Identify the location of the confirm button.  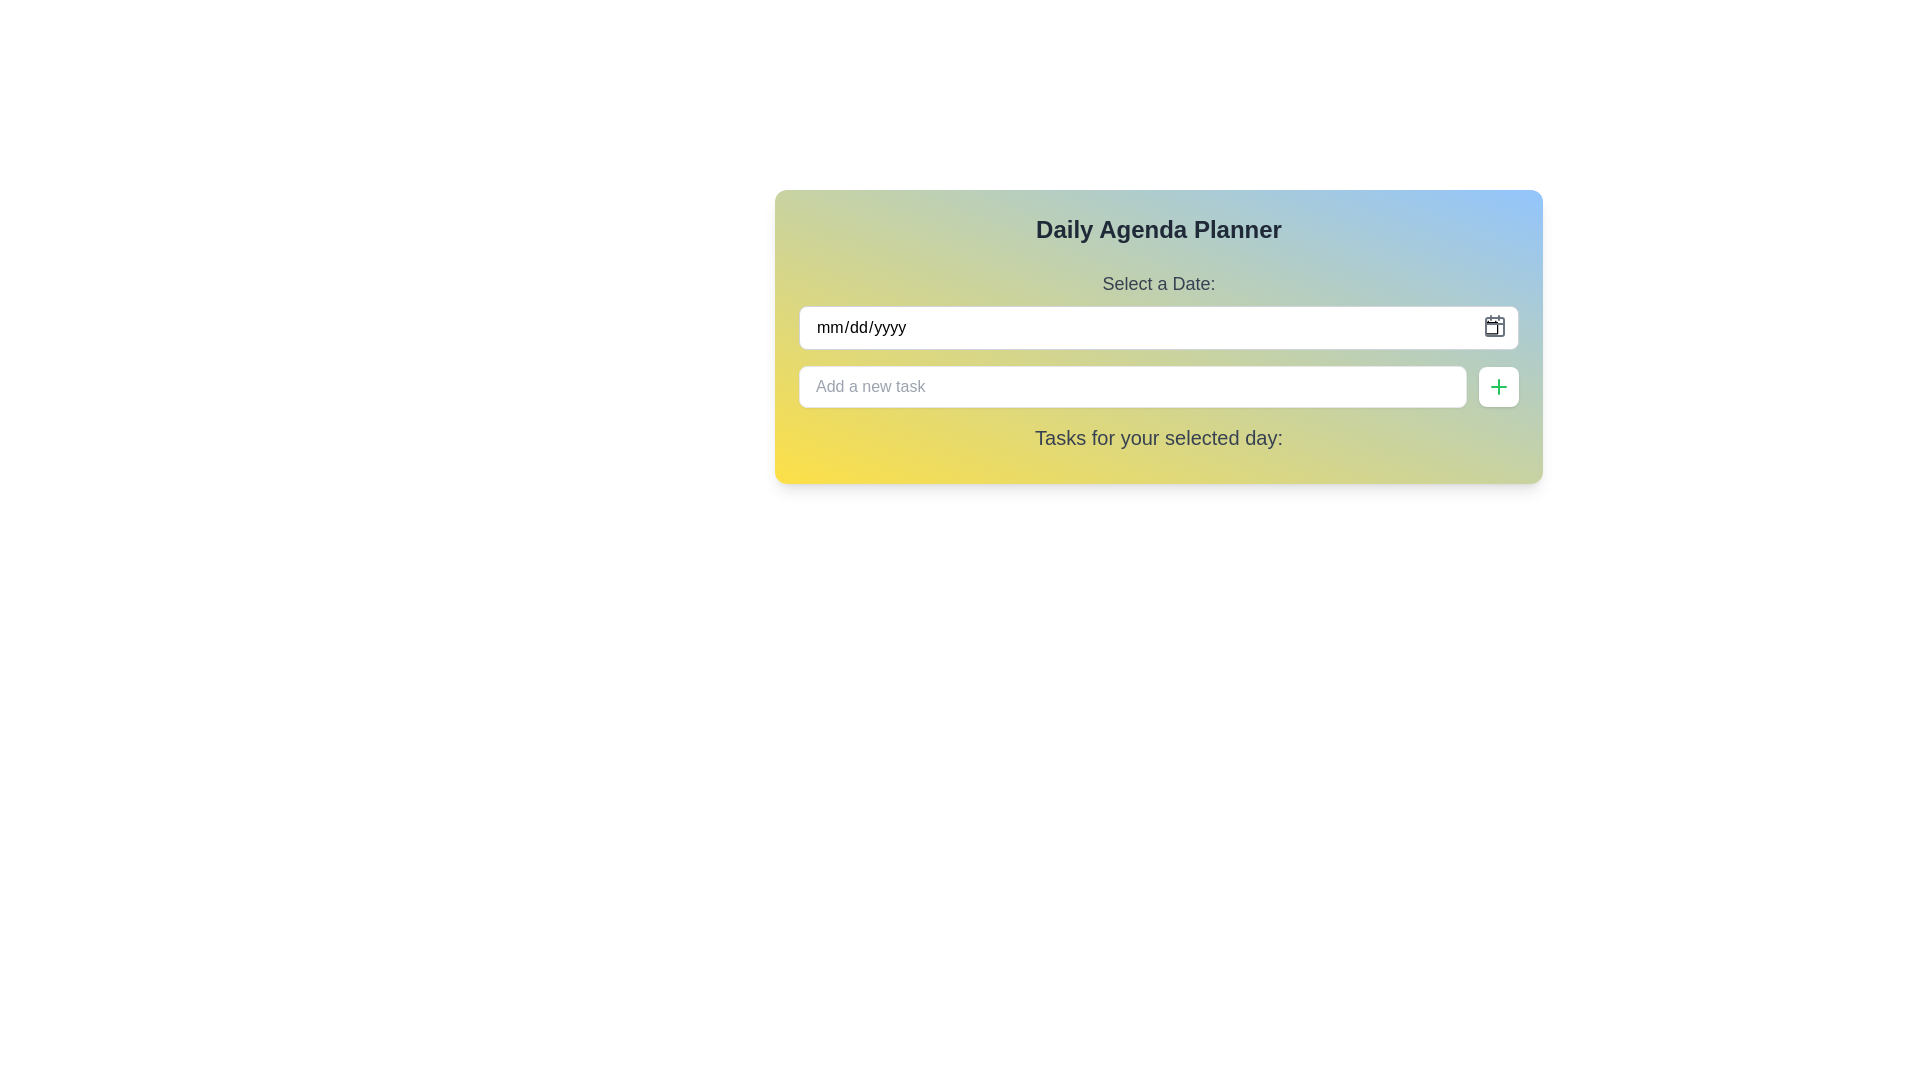
(1498, 386).